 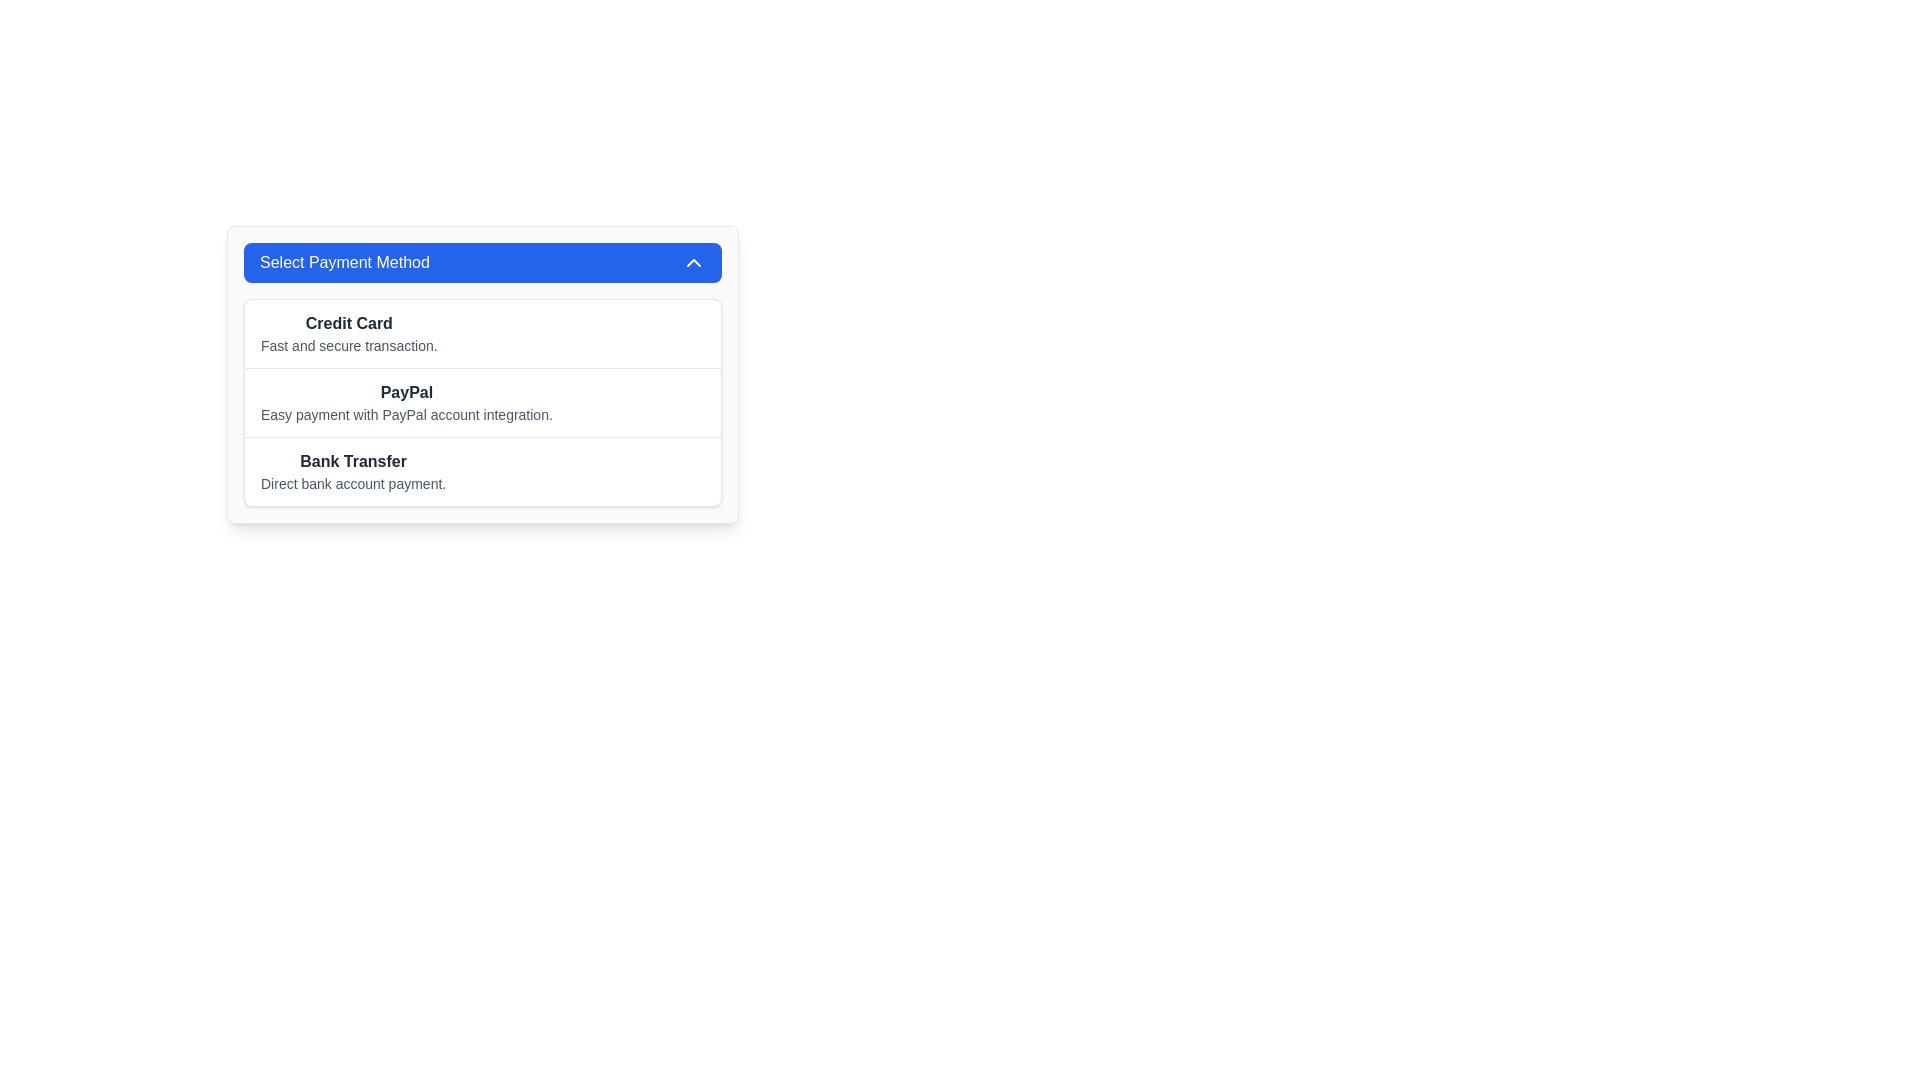 What do you see at coordinates (353, 471) in the screenshot?
I see `the 'Bank Transfer' payment option in the list of payment methods located under 'Select Payment Method'` at bounding box center [353, 471].